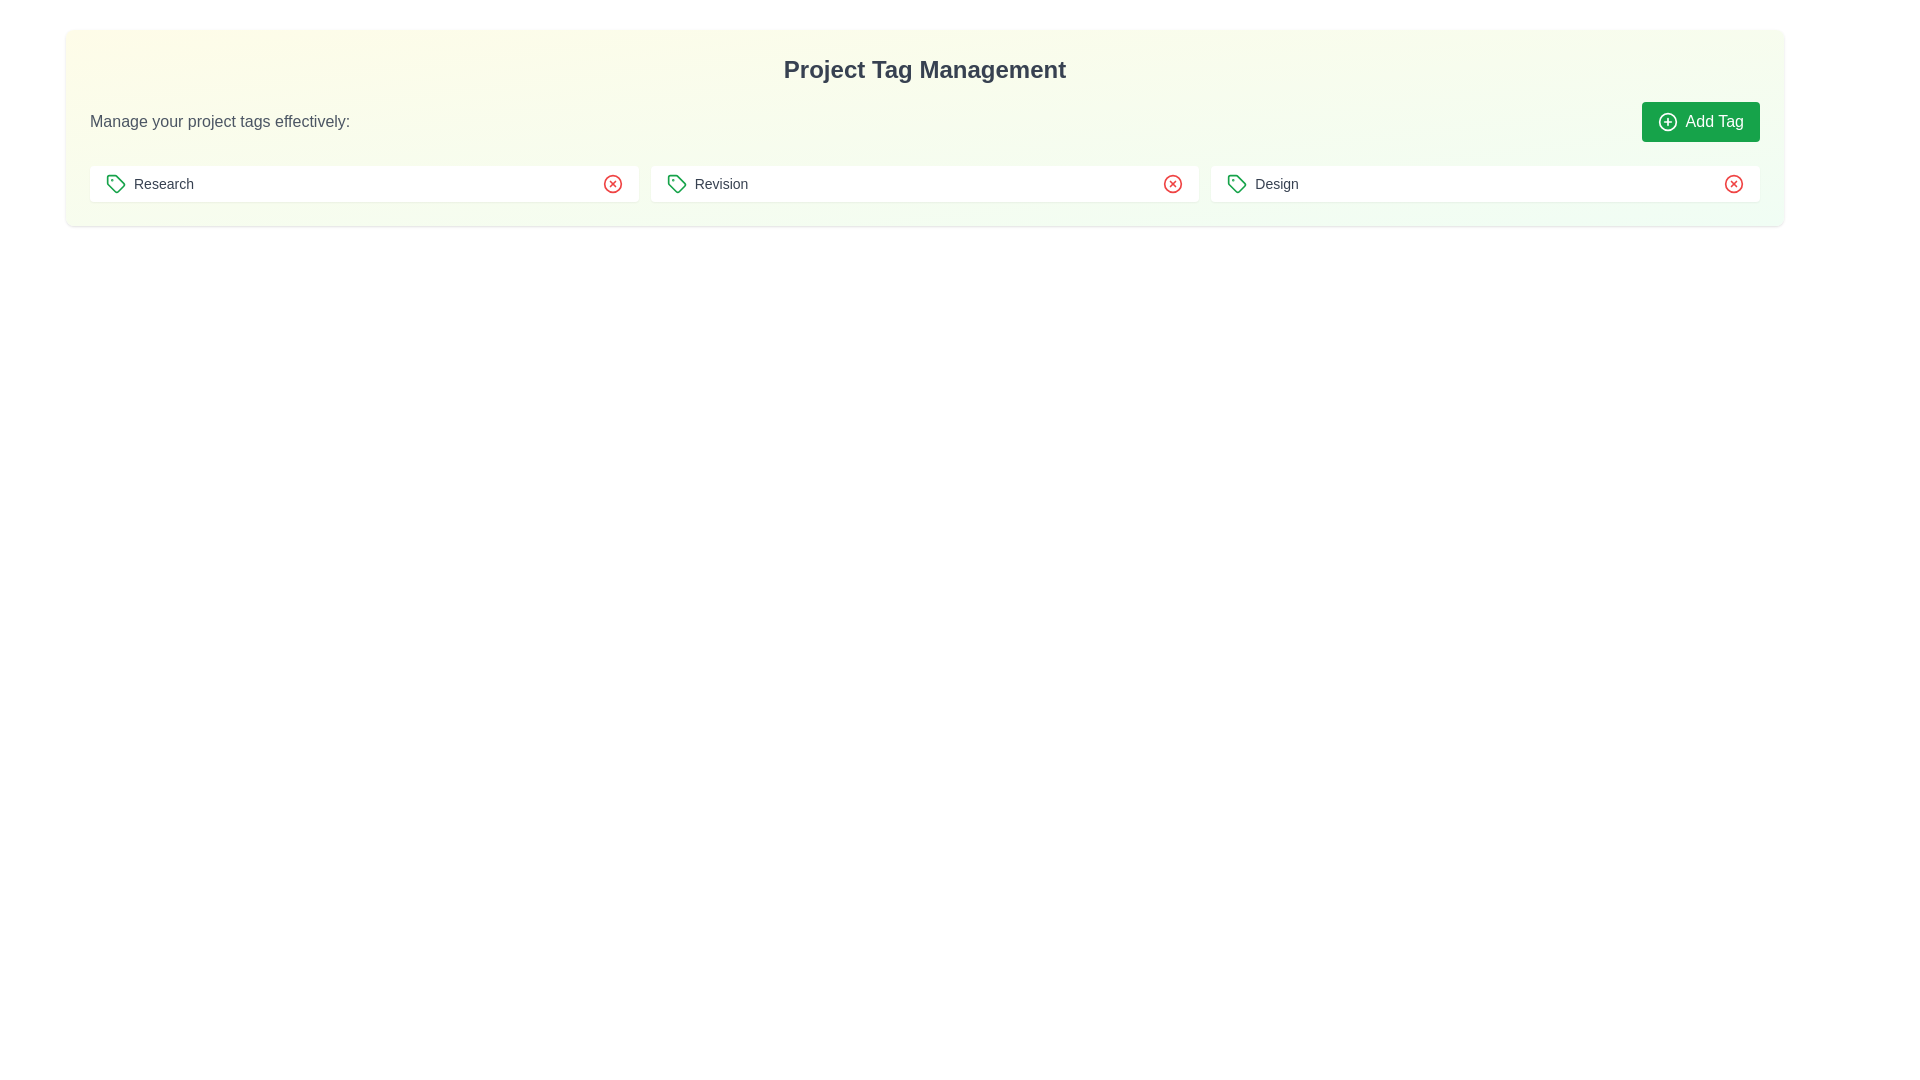  Describe the element at coordinates (148, 184) in the screenshot. I see `the 'Research' tag text, which is styled in gray and located next to a green tag icon` at that location.